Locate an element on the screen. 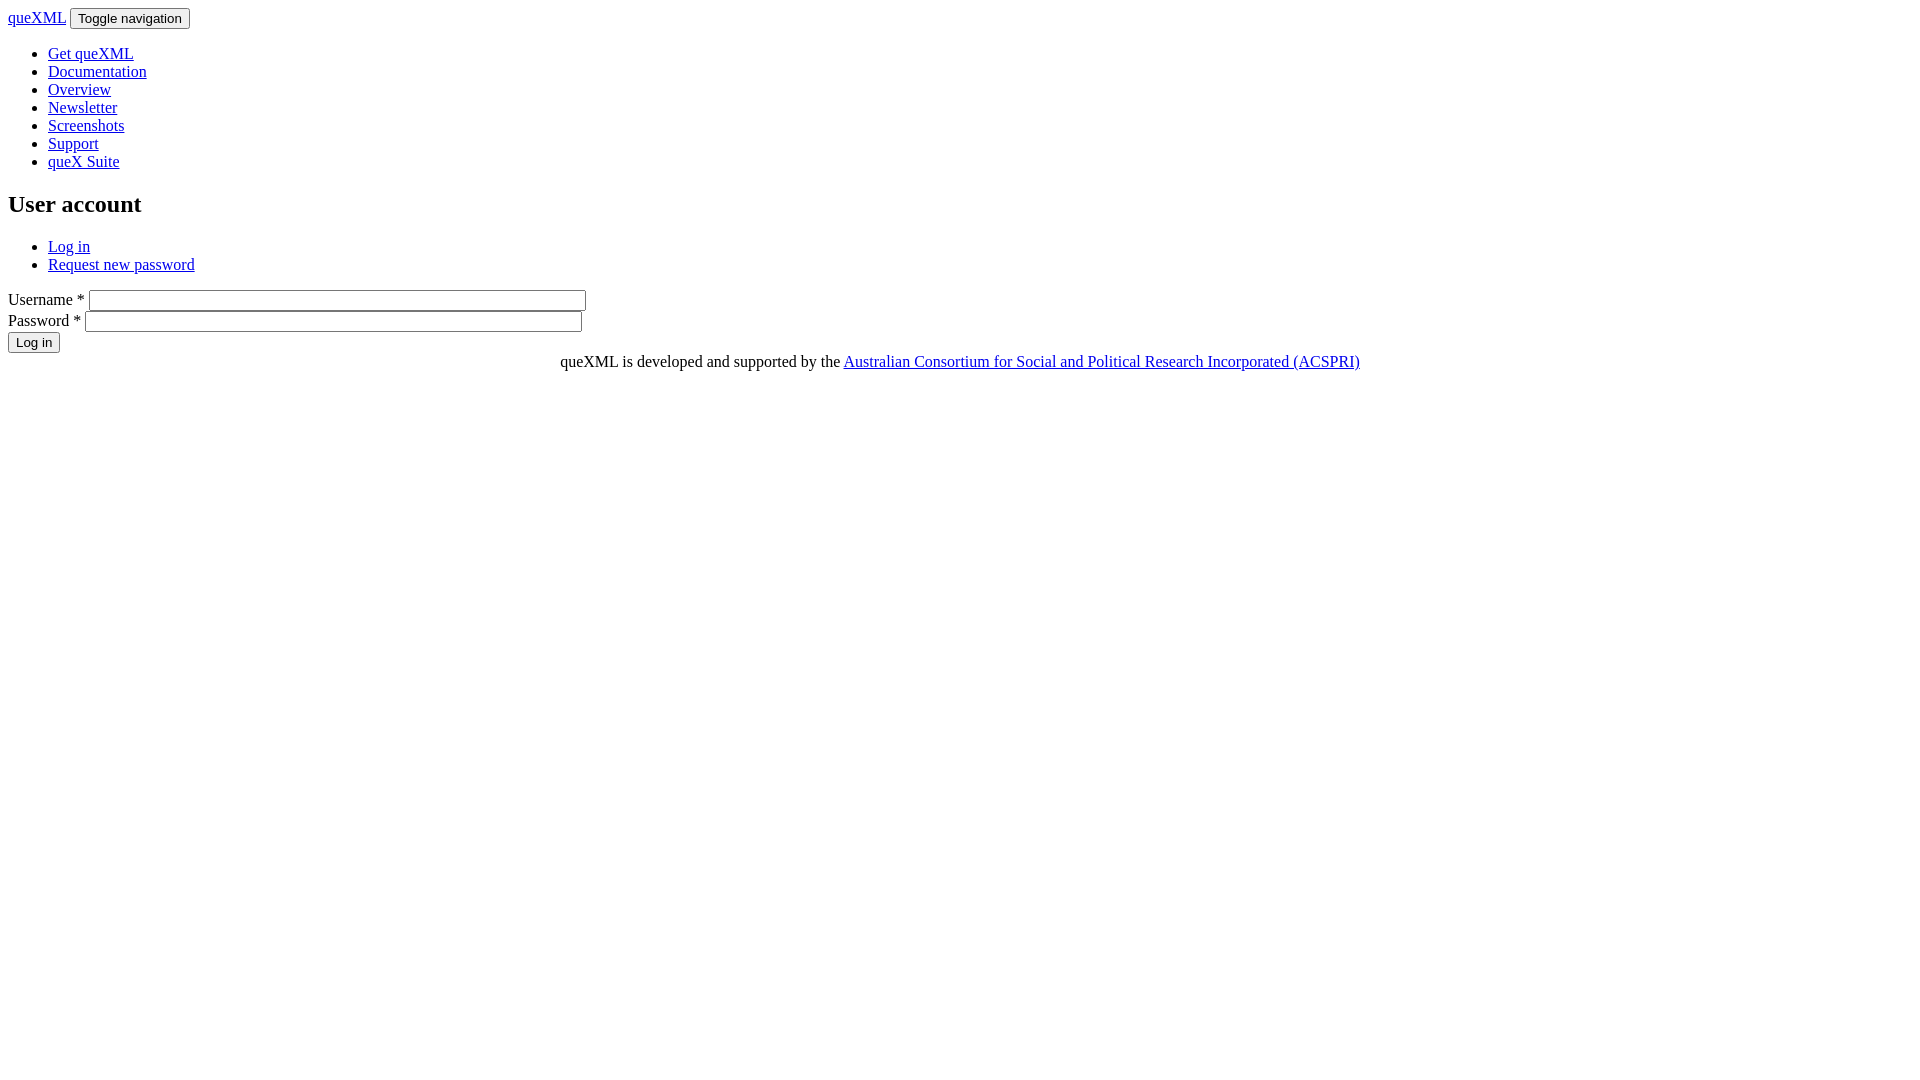 This screenshot has height=1080, width=1920. 'Documentation' is located at coordinates (48, 70).